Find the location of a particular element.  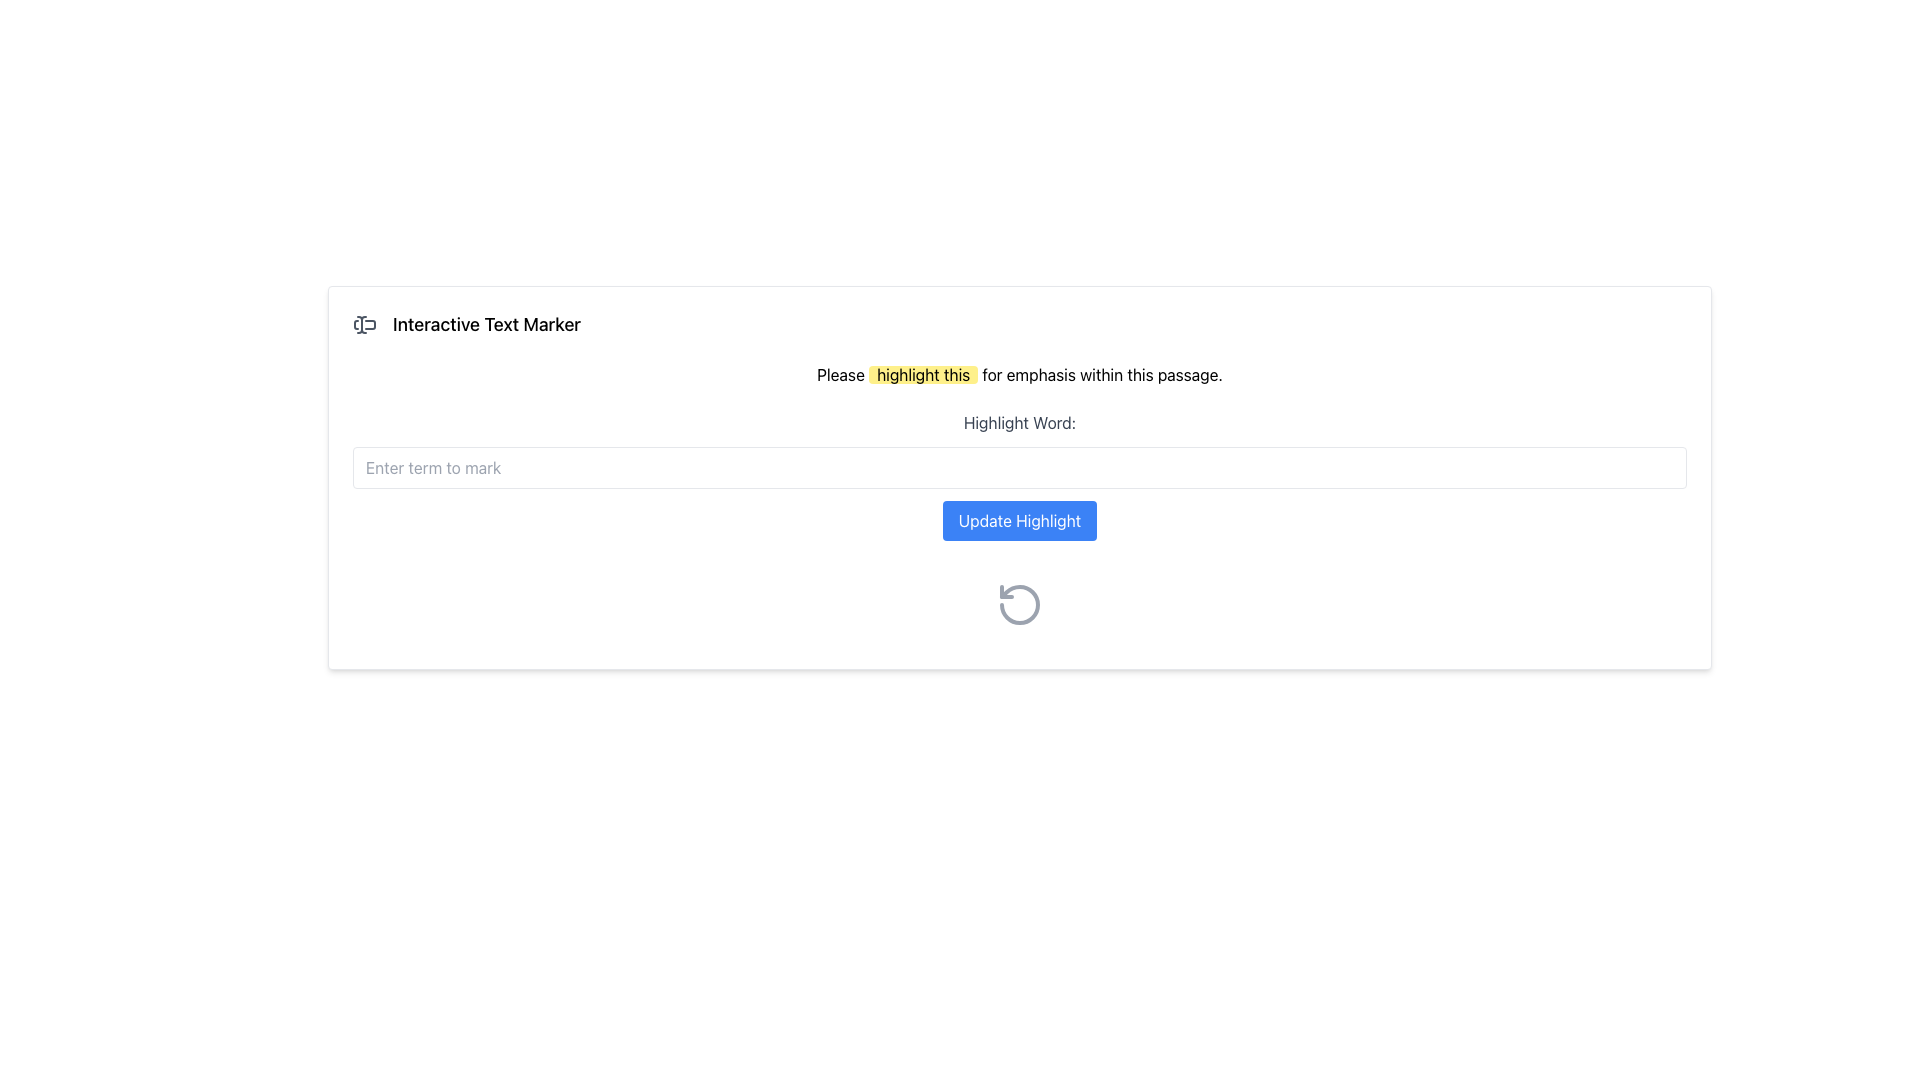

the text fragment styled with a yellow background containing the text 'highlight this', which is positioned in the middle of the sentence 'Please highlight this for emphasis within this passage.' is located at coordinates (922, 374).